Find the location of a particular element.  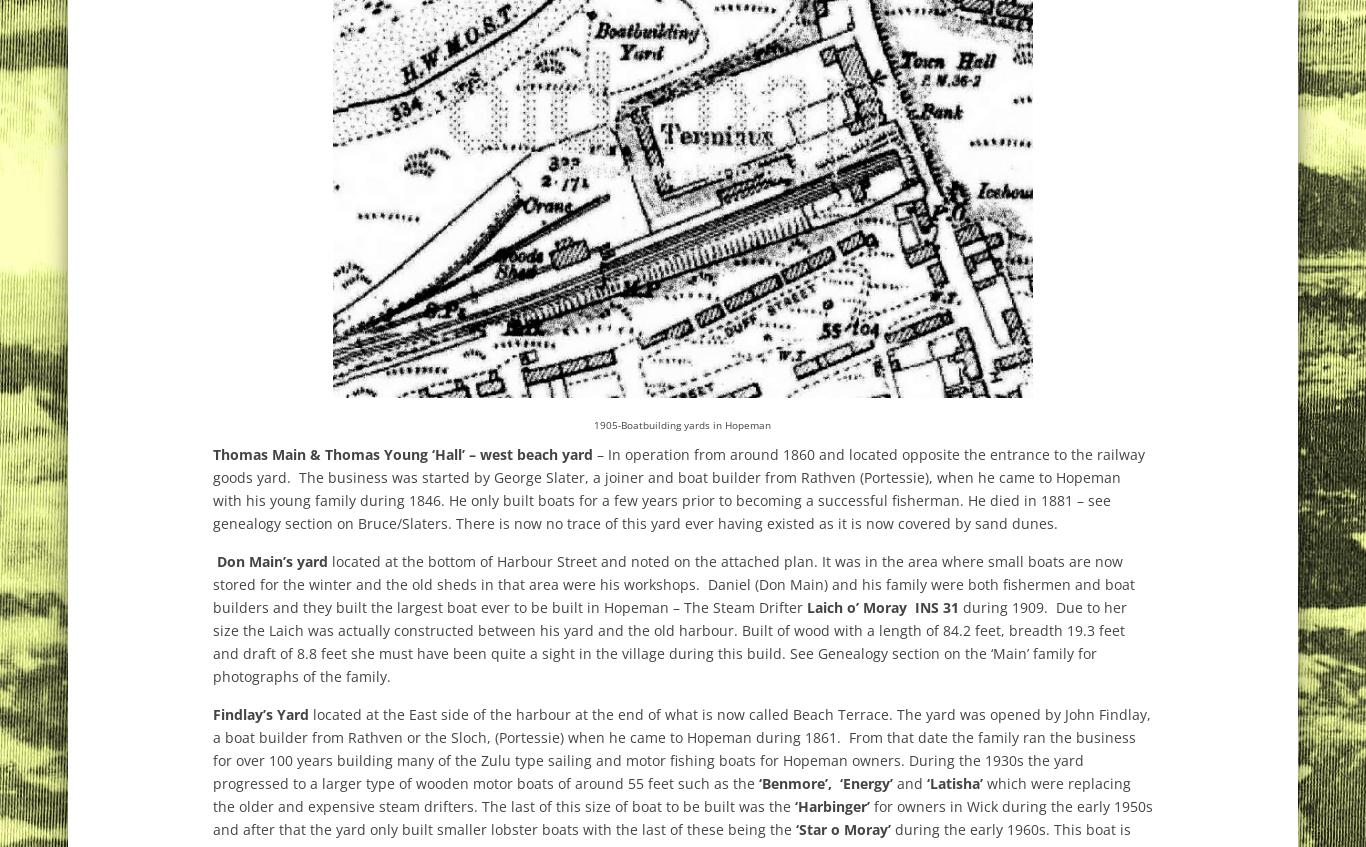

'which were replacing the older and expensive steam drifters. The last of this size of boat to be built was the' is located at coordinates (669, 794).